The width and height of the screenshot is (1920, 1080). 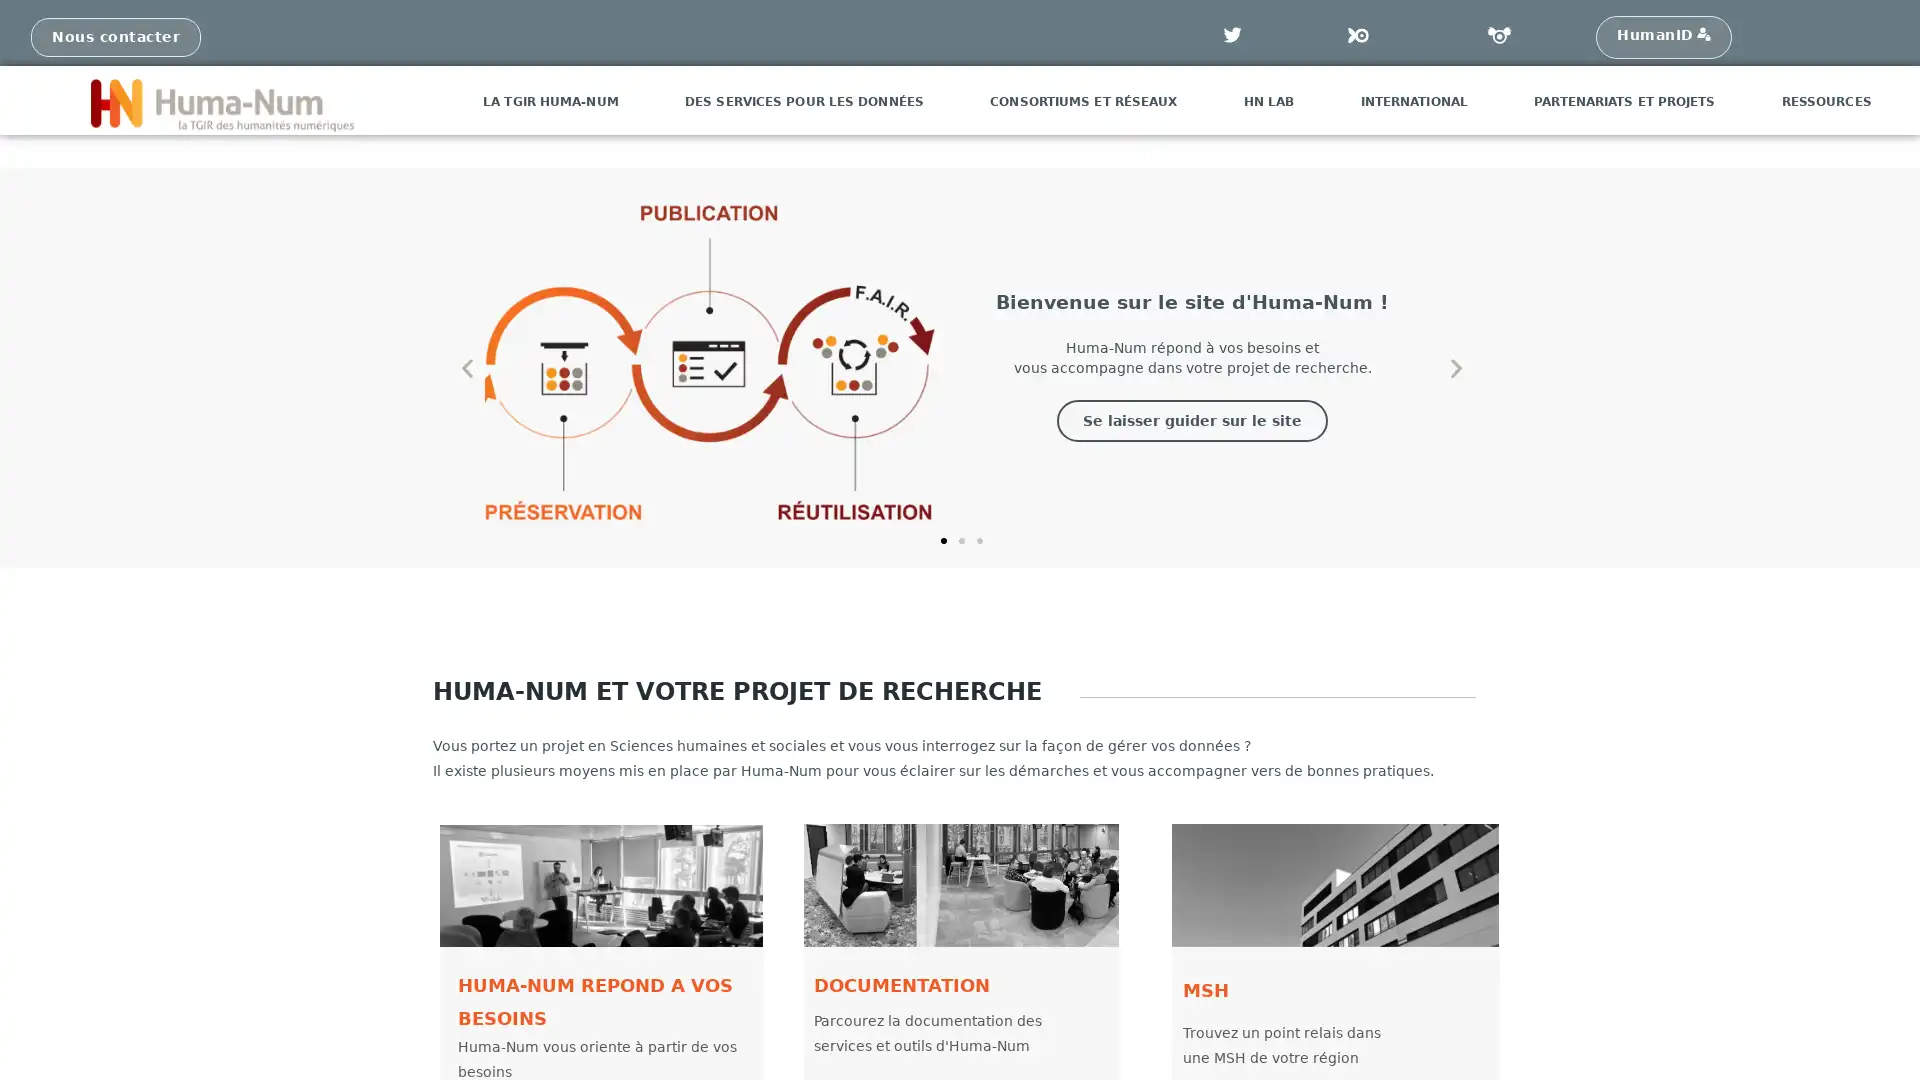 What do you see at coordinates (465, 367) in the screenshot?
I see `Previous slide` at bounding box center [465, 367].